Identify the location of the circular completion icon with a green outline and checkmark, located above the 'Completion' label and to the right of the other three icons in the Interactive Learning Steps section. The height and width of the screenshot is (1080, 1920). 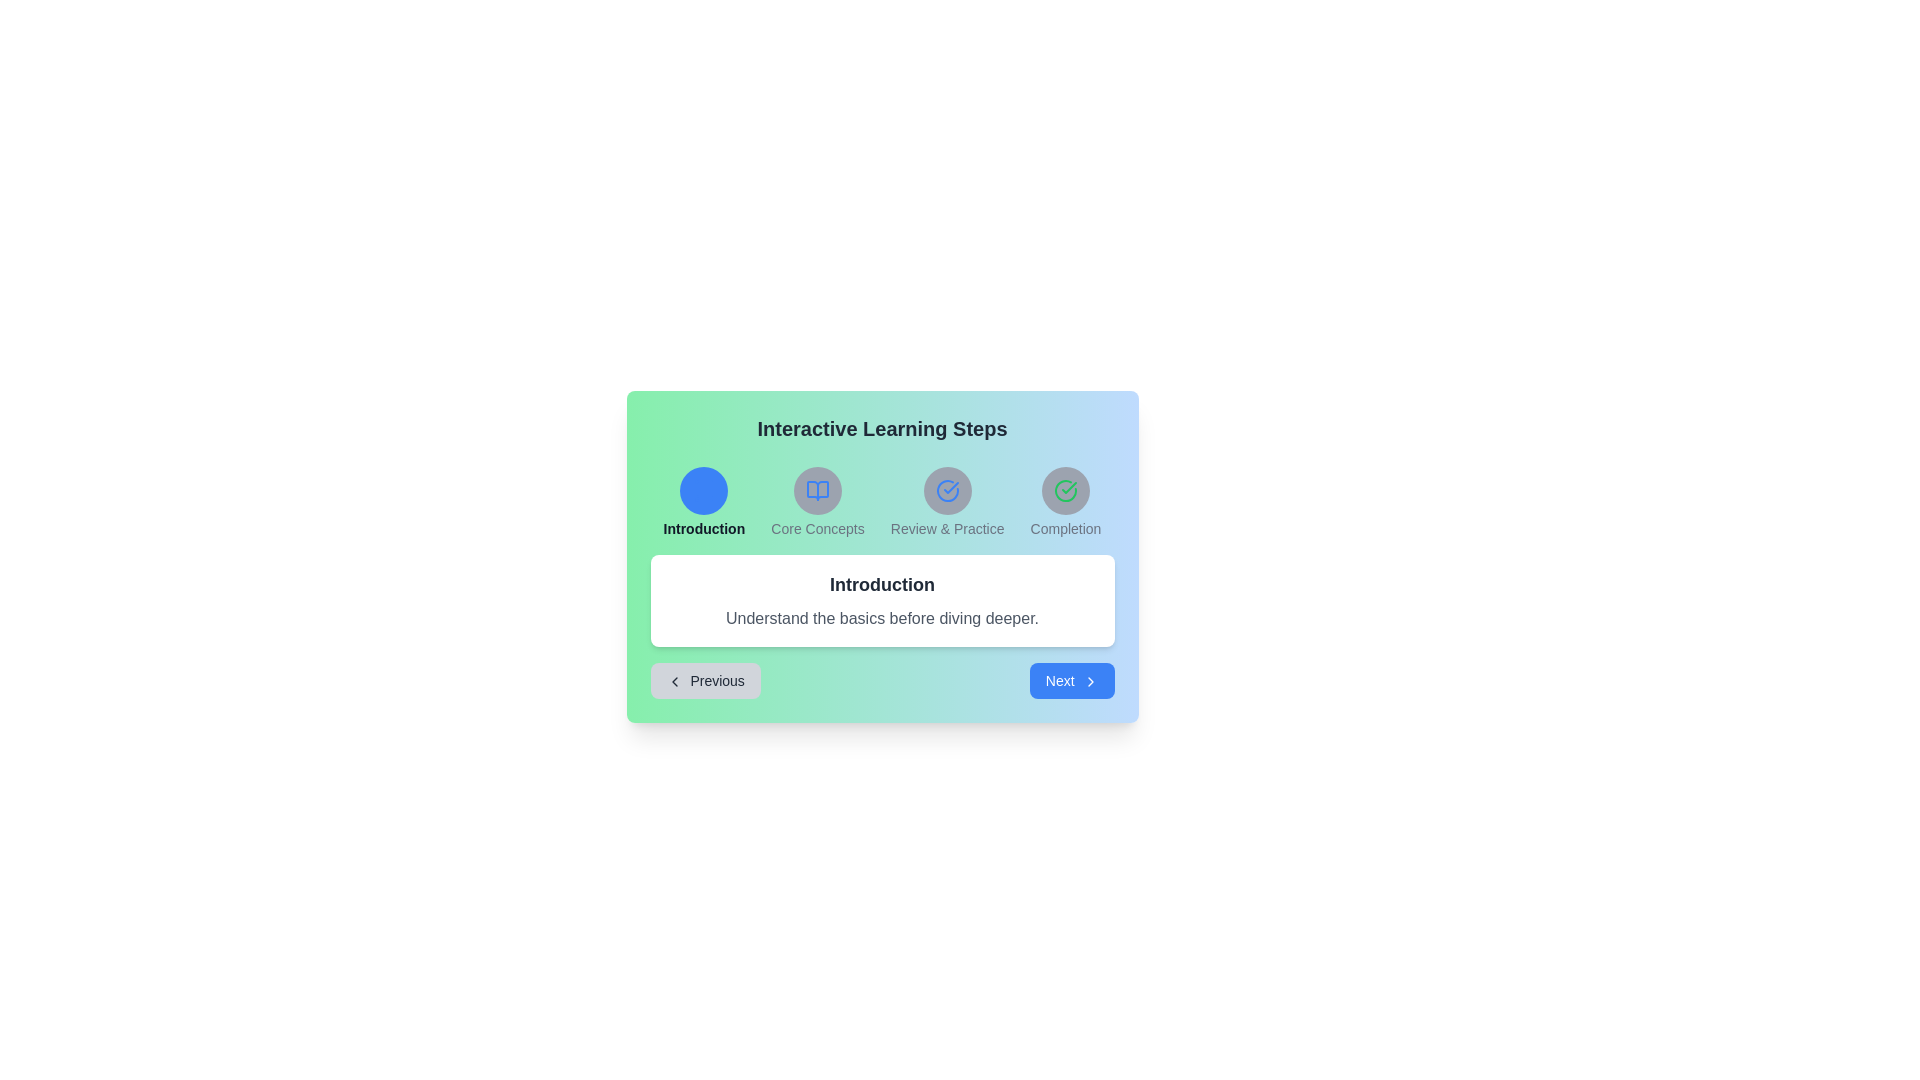
(1064, 490).